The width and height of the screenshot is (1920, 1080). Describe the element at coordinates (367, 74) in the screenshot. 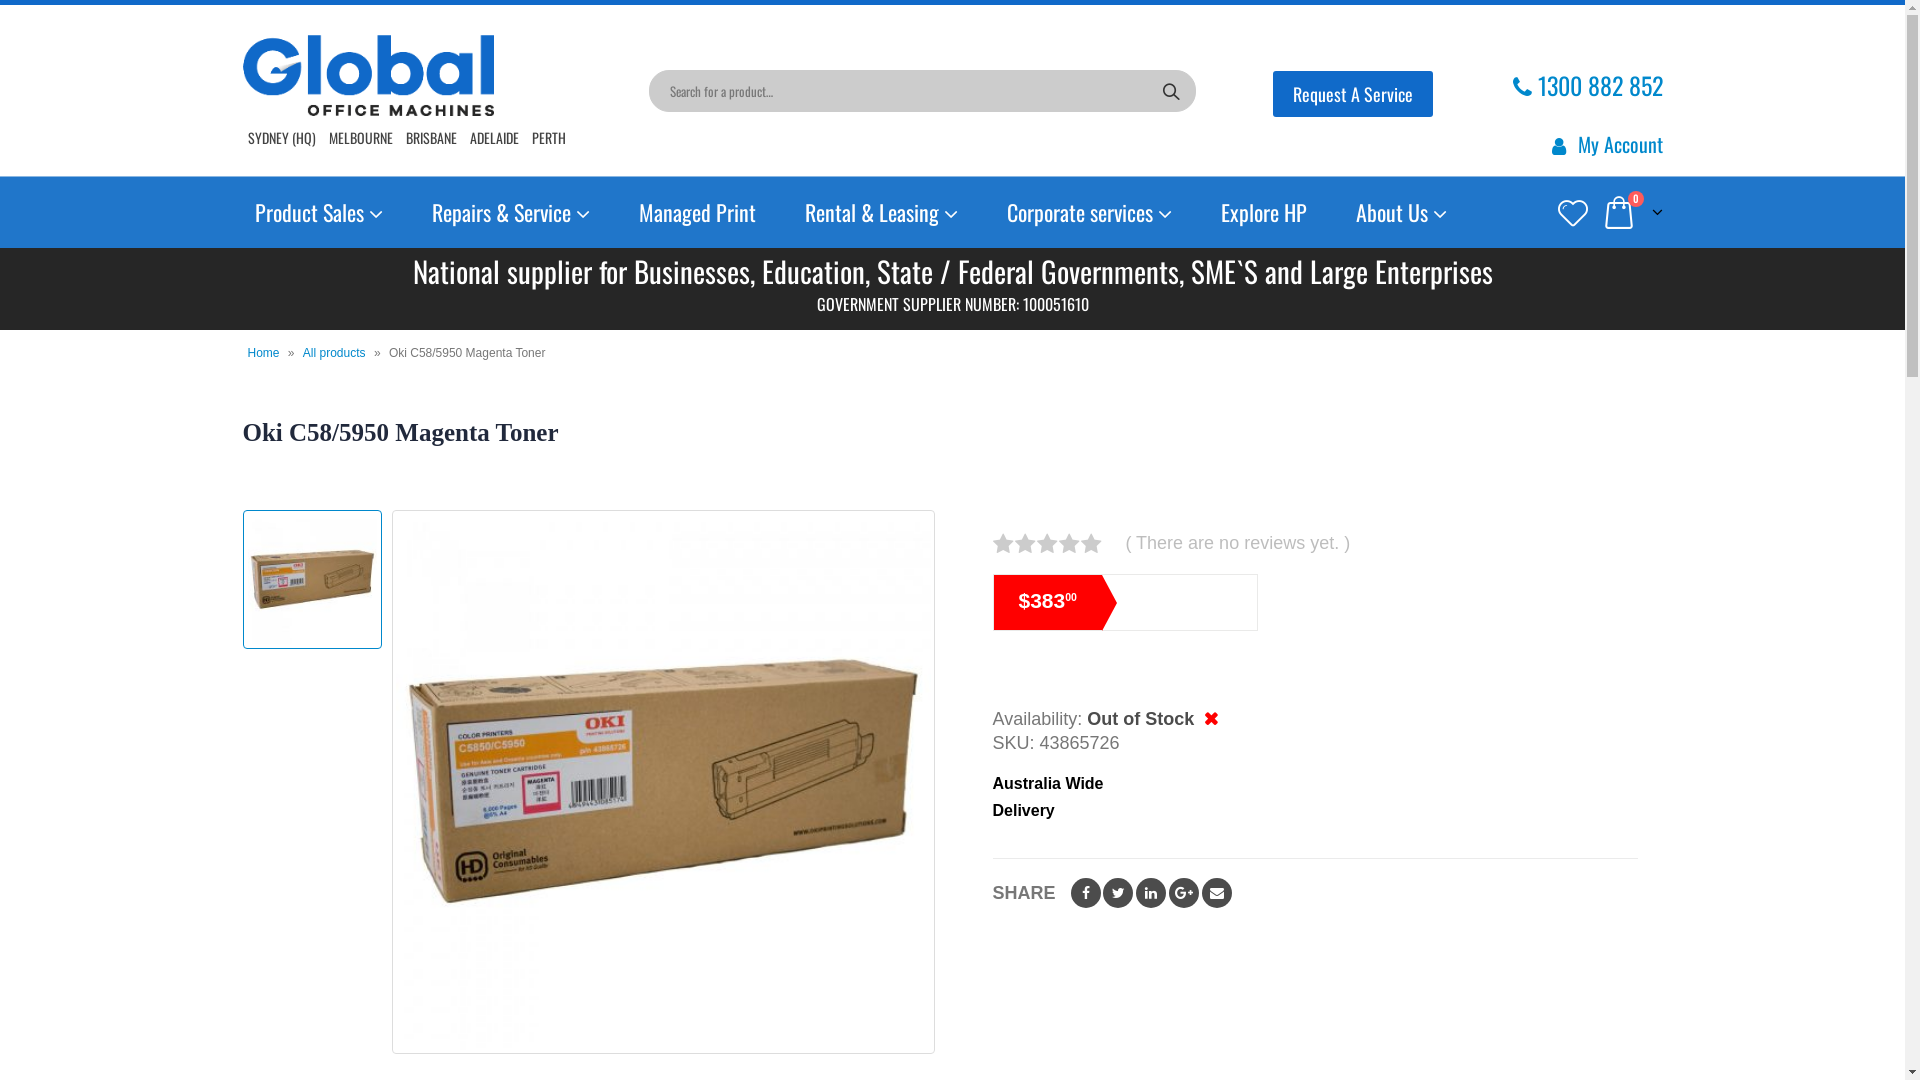

I see `'Global Office Machines - '` at that location.